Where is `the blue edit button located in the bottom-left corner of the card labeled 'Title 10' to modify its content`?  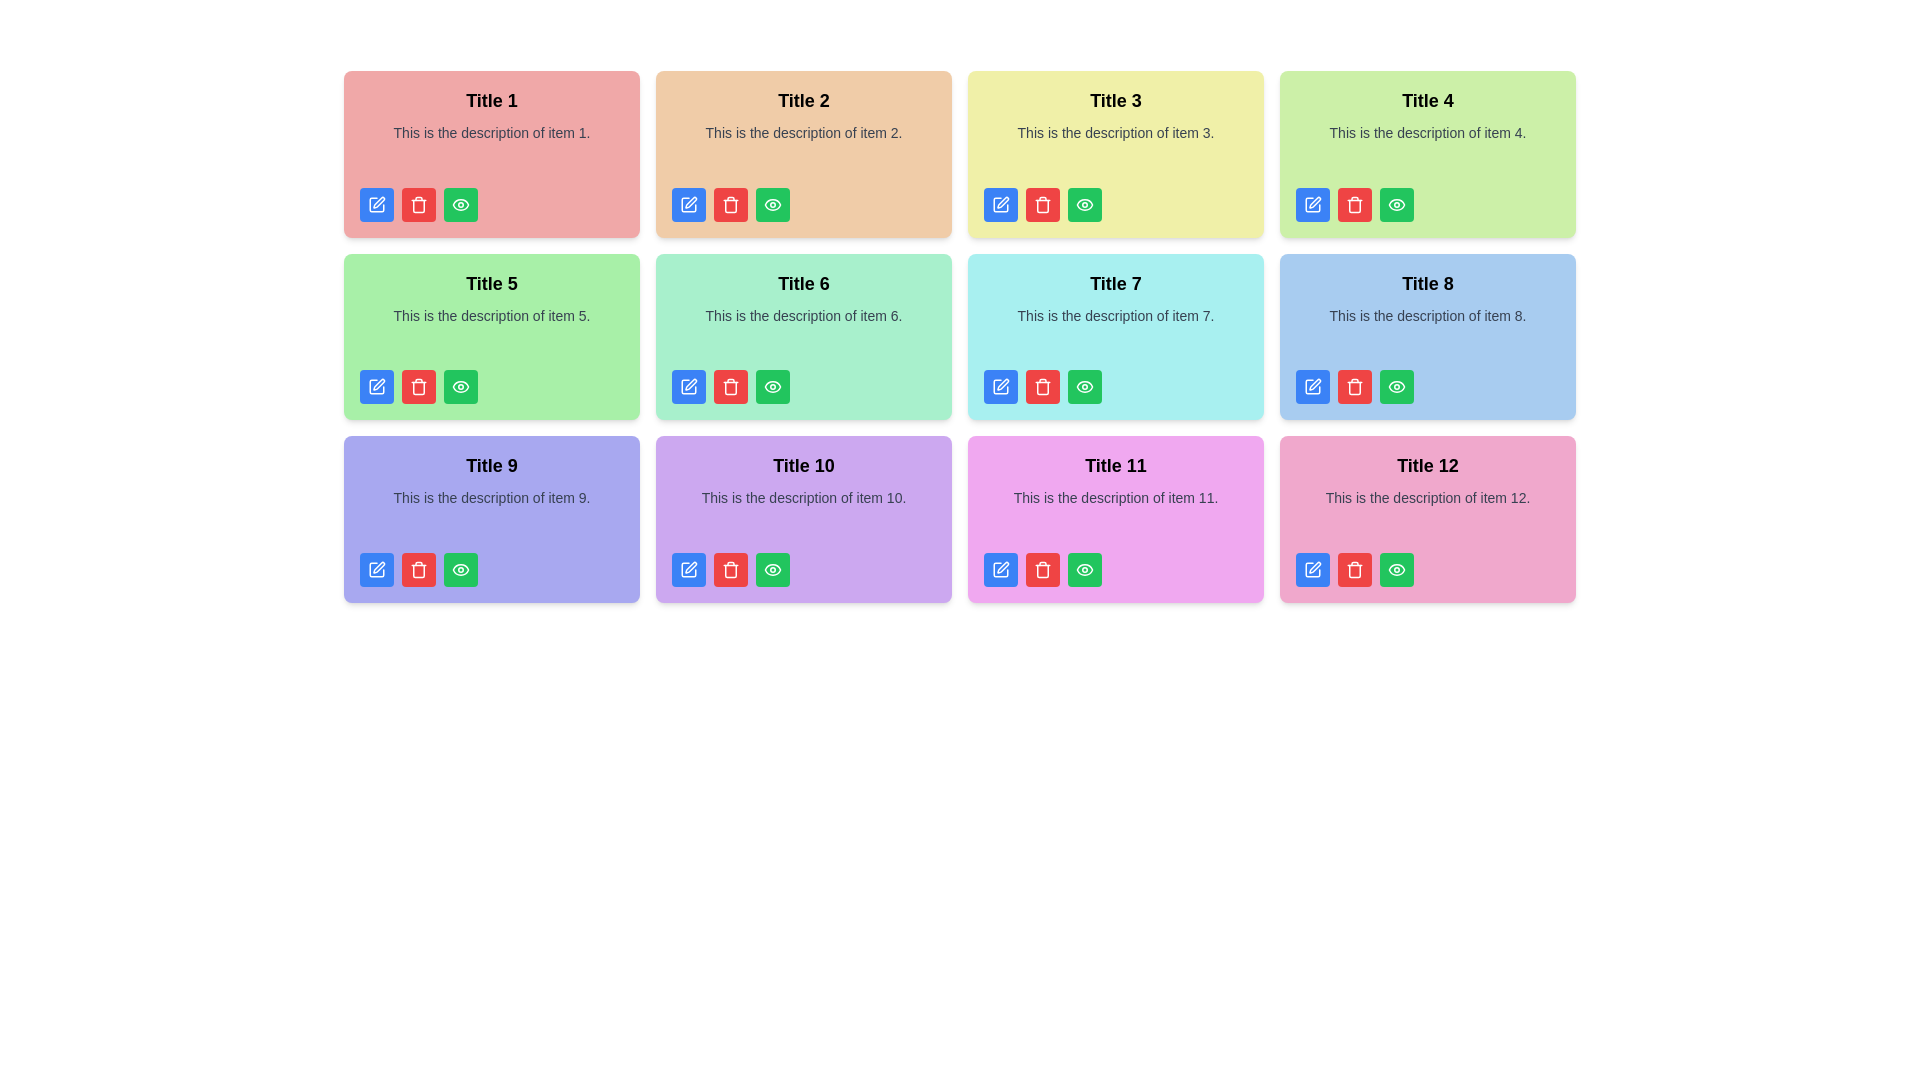
the blue edit button located in the bottom-left corner of the card labeled 'Title 10' to modify its content is located at coordinates (689, 569).